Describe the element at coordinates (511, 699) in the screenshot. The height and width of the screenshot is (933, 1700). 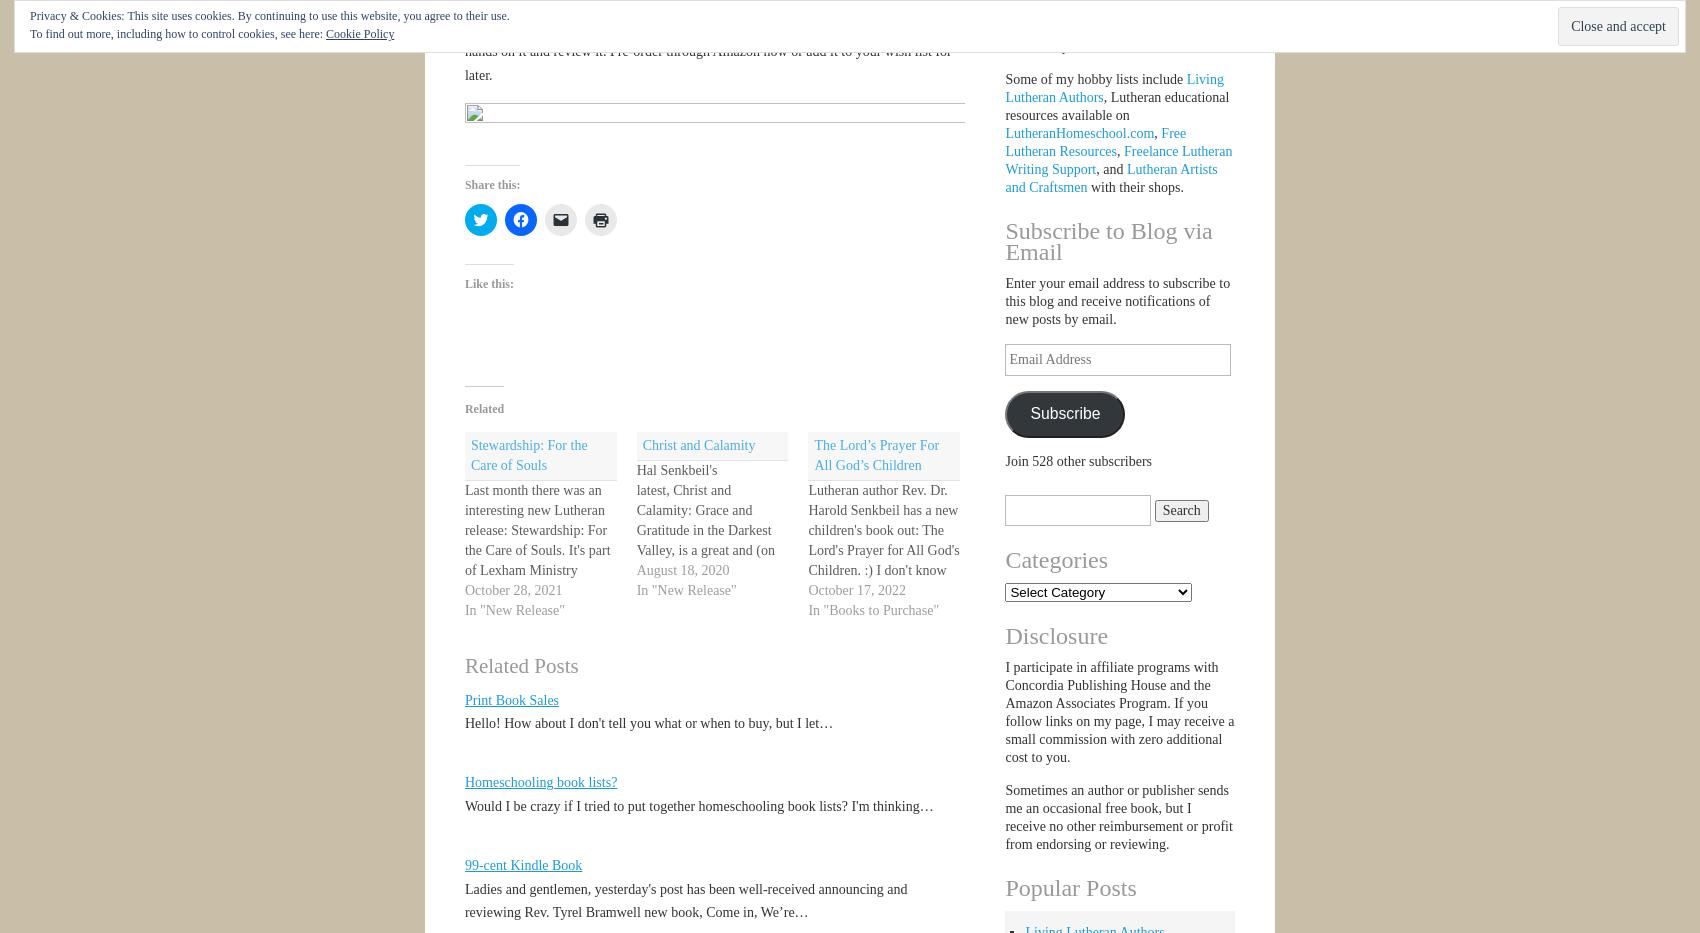
I see `'Print Book Sales'` at that location.